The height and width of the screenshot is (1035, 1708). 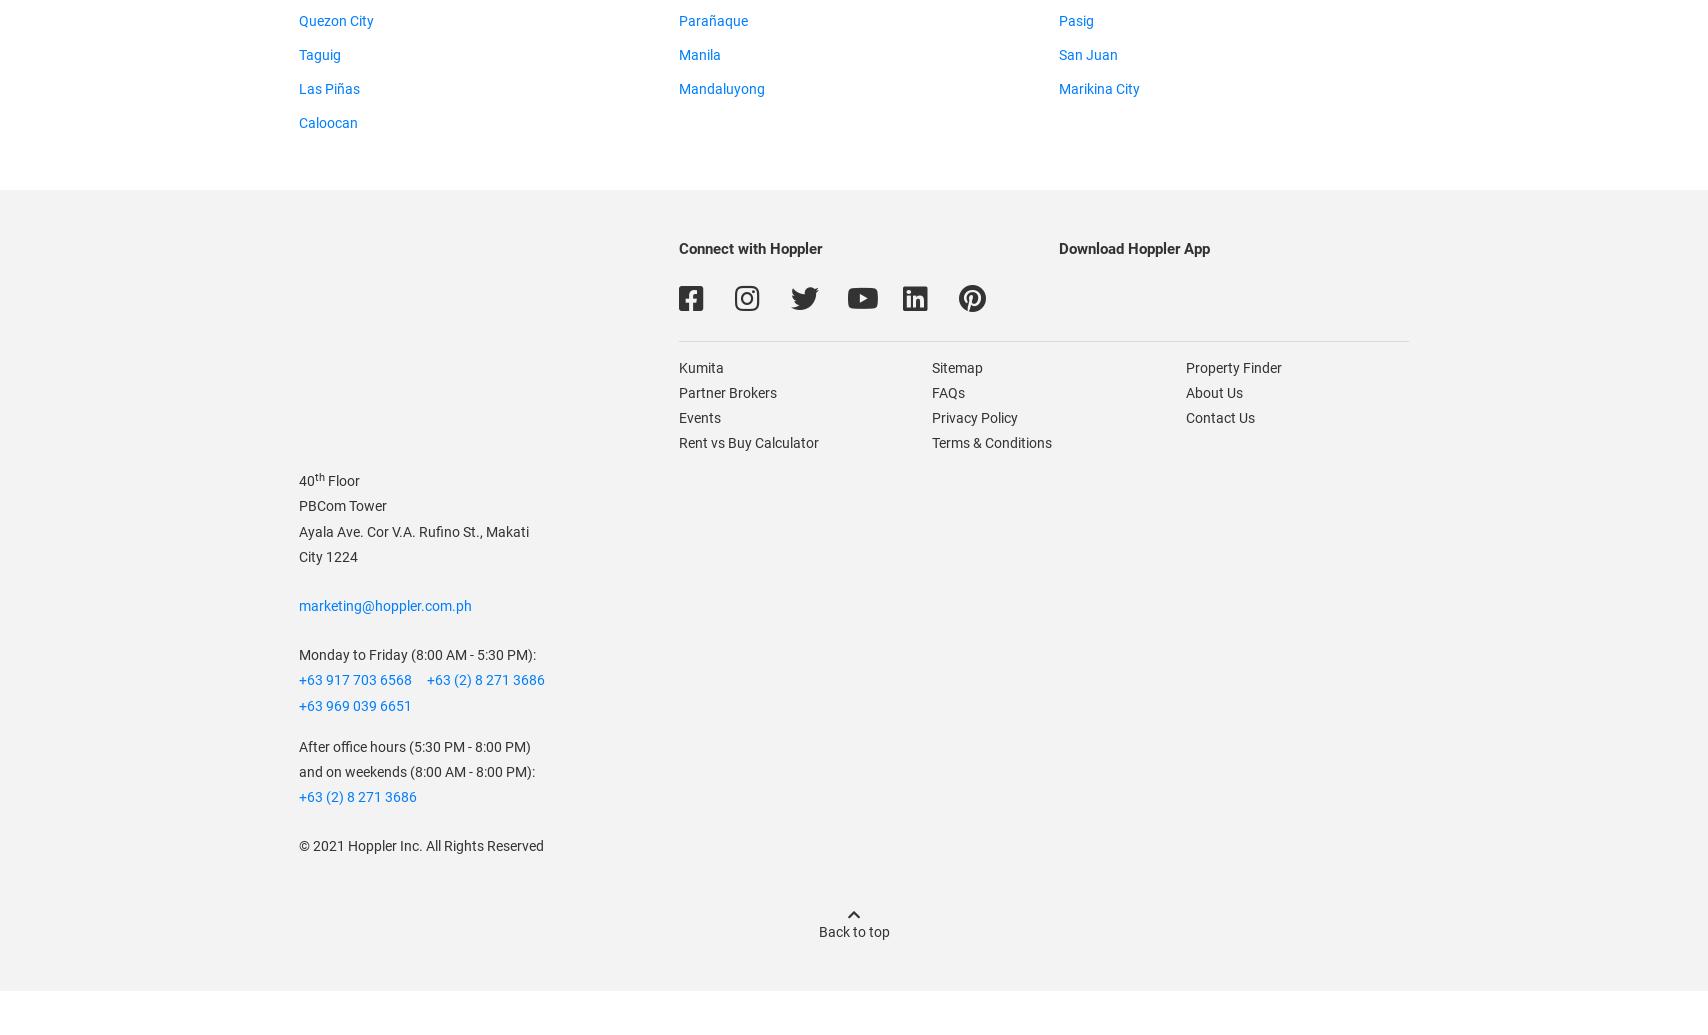 What do you see at coordinates (336, 21) in the screenshot?
I see `'Quezon City'` at bounding box center [336, 21].